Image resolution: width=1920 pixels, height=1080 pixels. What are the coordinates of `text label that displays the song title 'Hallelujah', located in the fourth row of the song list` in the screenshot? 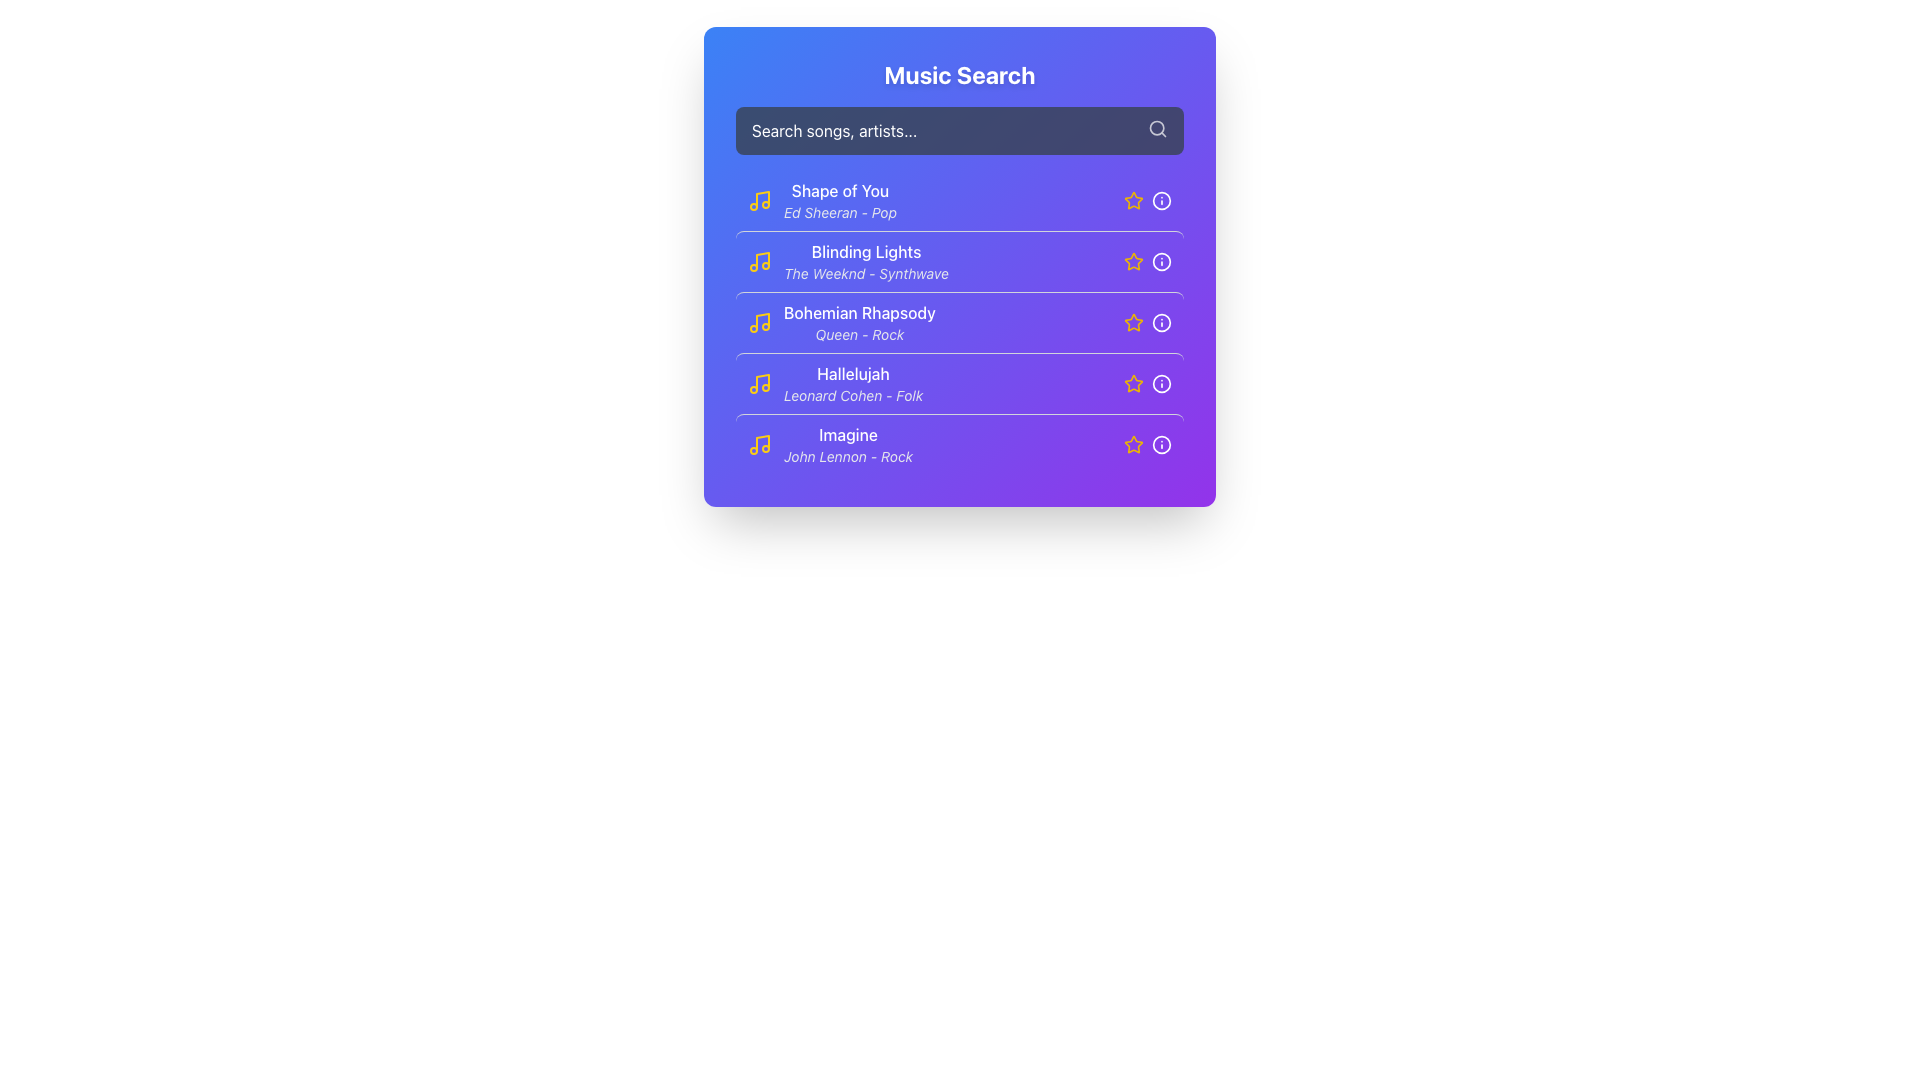 It's located at (853, 374).